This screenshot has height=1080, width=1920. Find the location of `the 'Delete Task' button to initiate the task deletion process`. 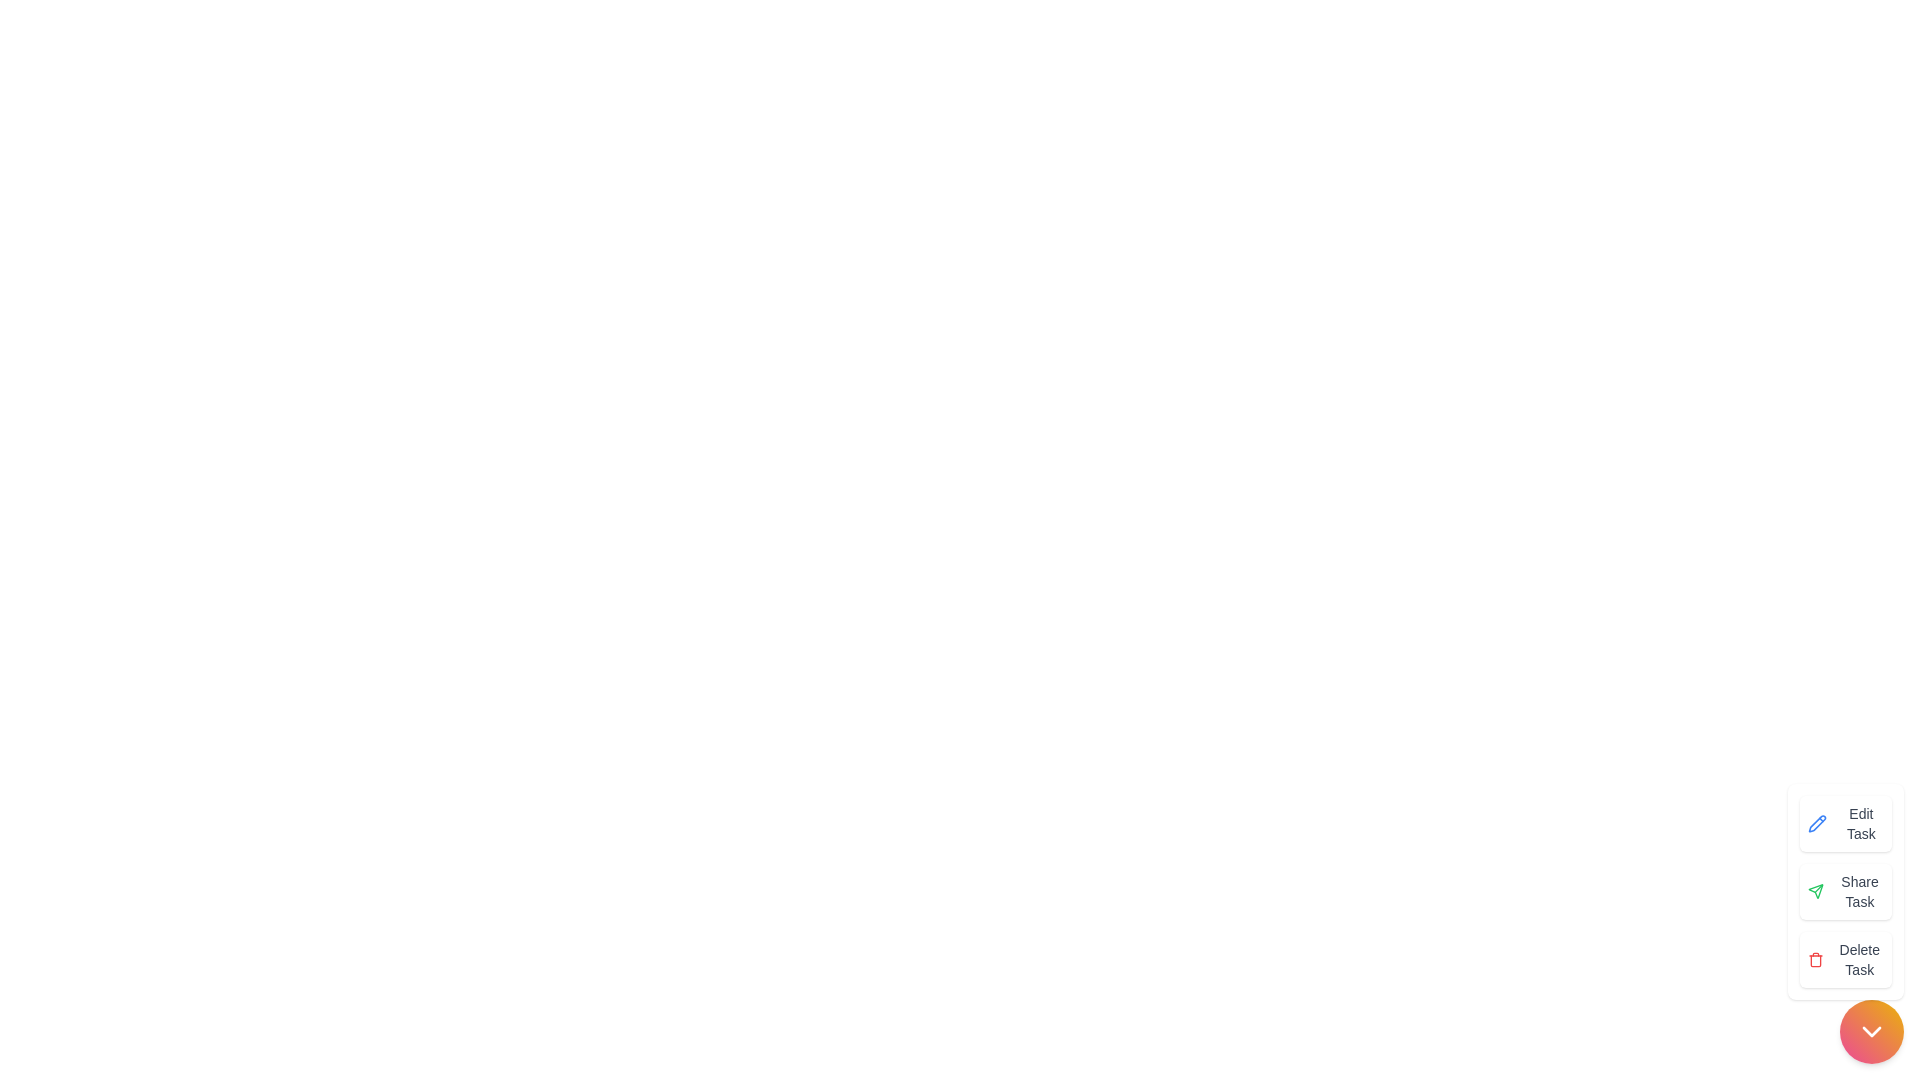

the 'Delete Task' button to initiate the task deletion process is located at coordinates (1844, 959).